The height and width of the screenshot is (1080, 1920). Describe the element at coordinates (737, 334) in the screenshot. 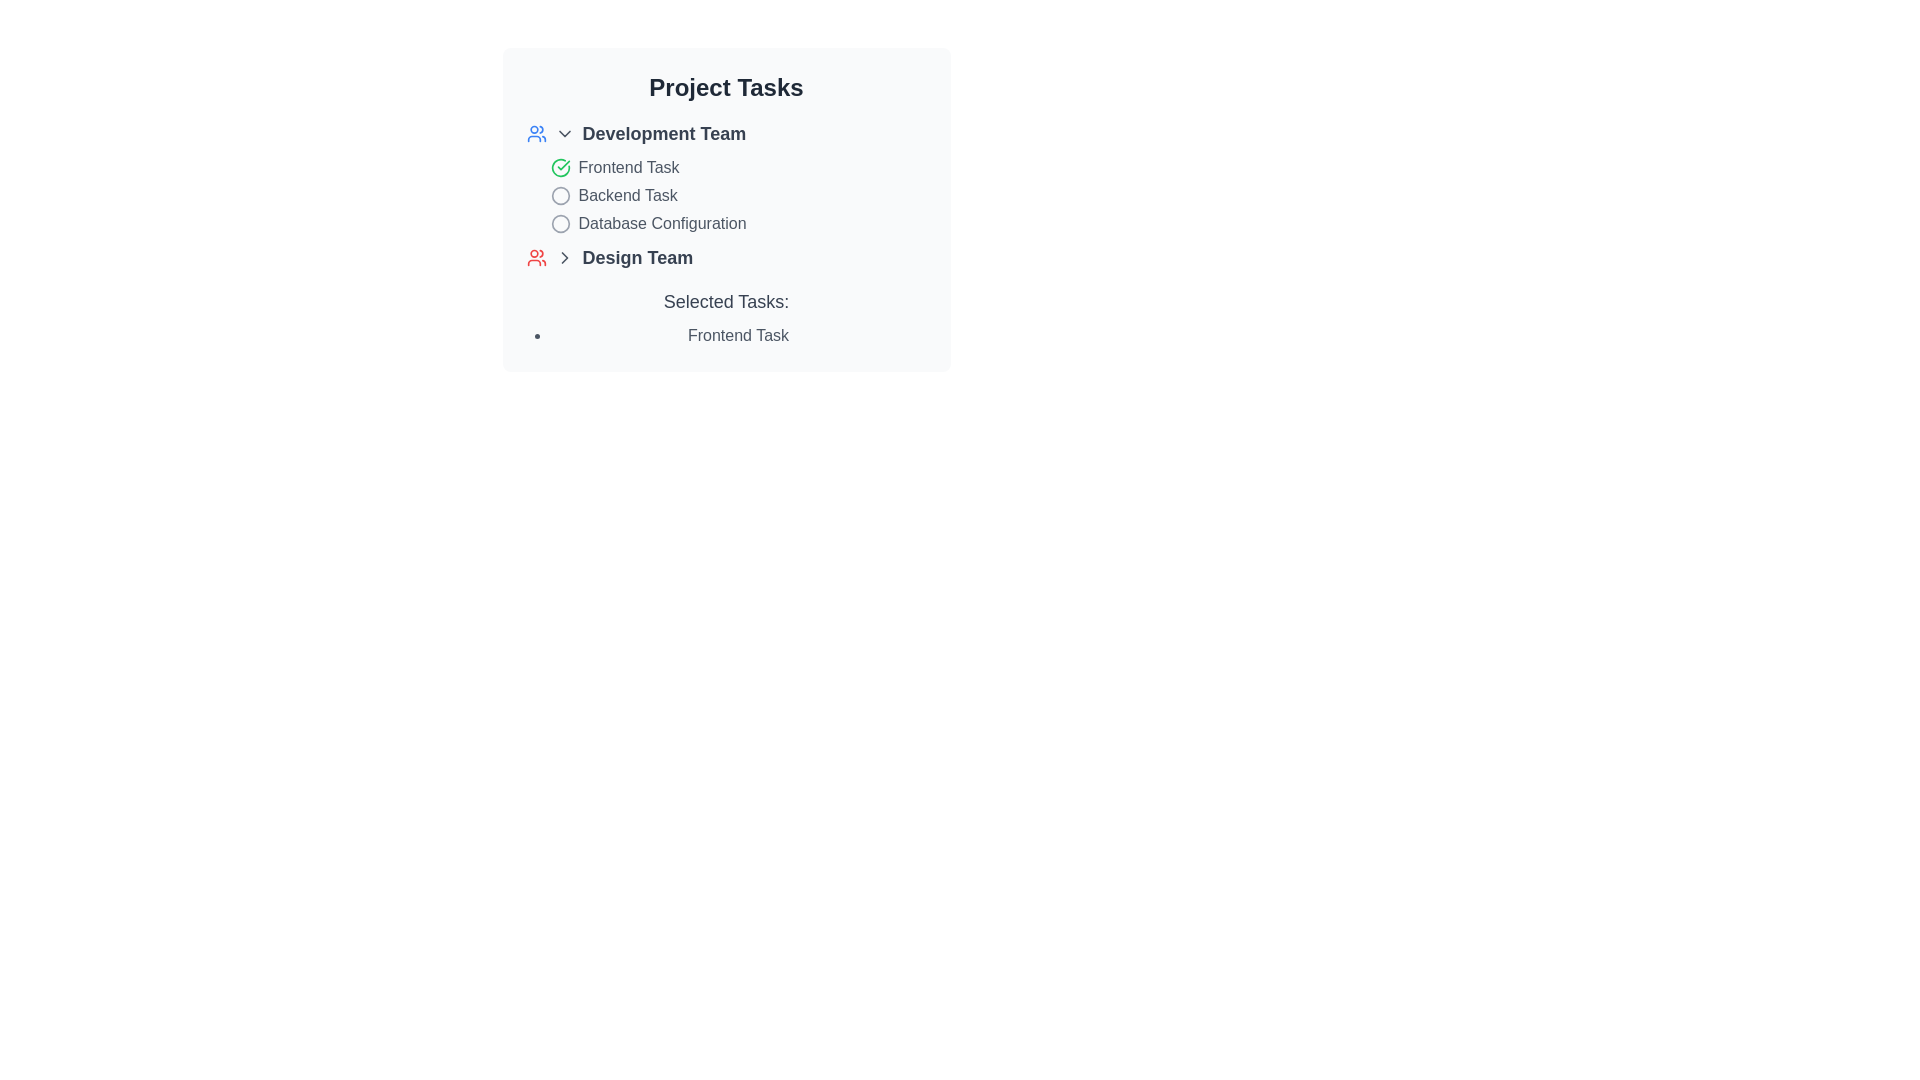

I see `the text label that says 'Frontend Task' in light gray color, located under the 'Selected Tasks:' section, below the 'Design Team' heading` at that location.